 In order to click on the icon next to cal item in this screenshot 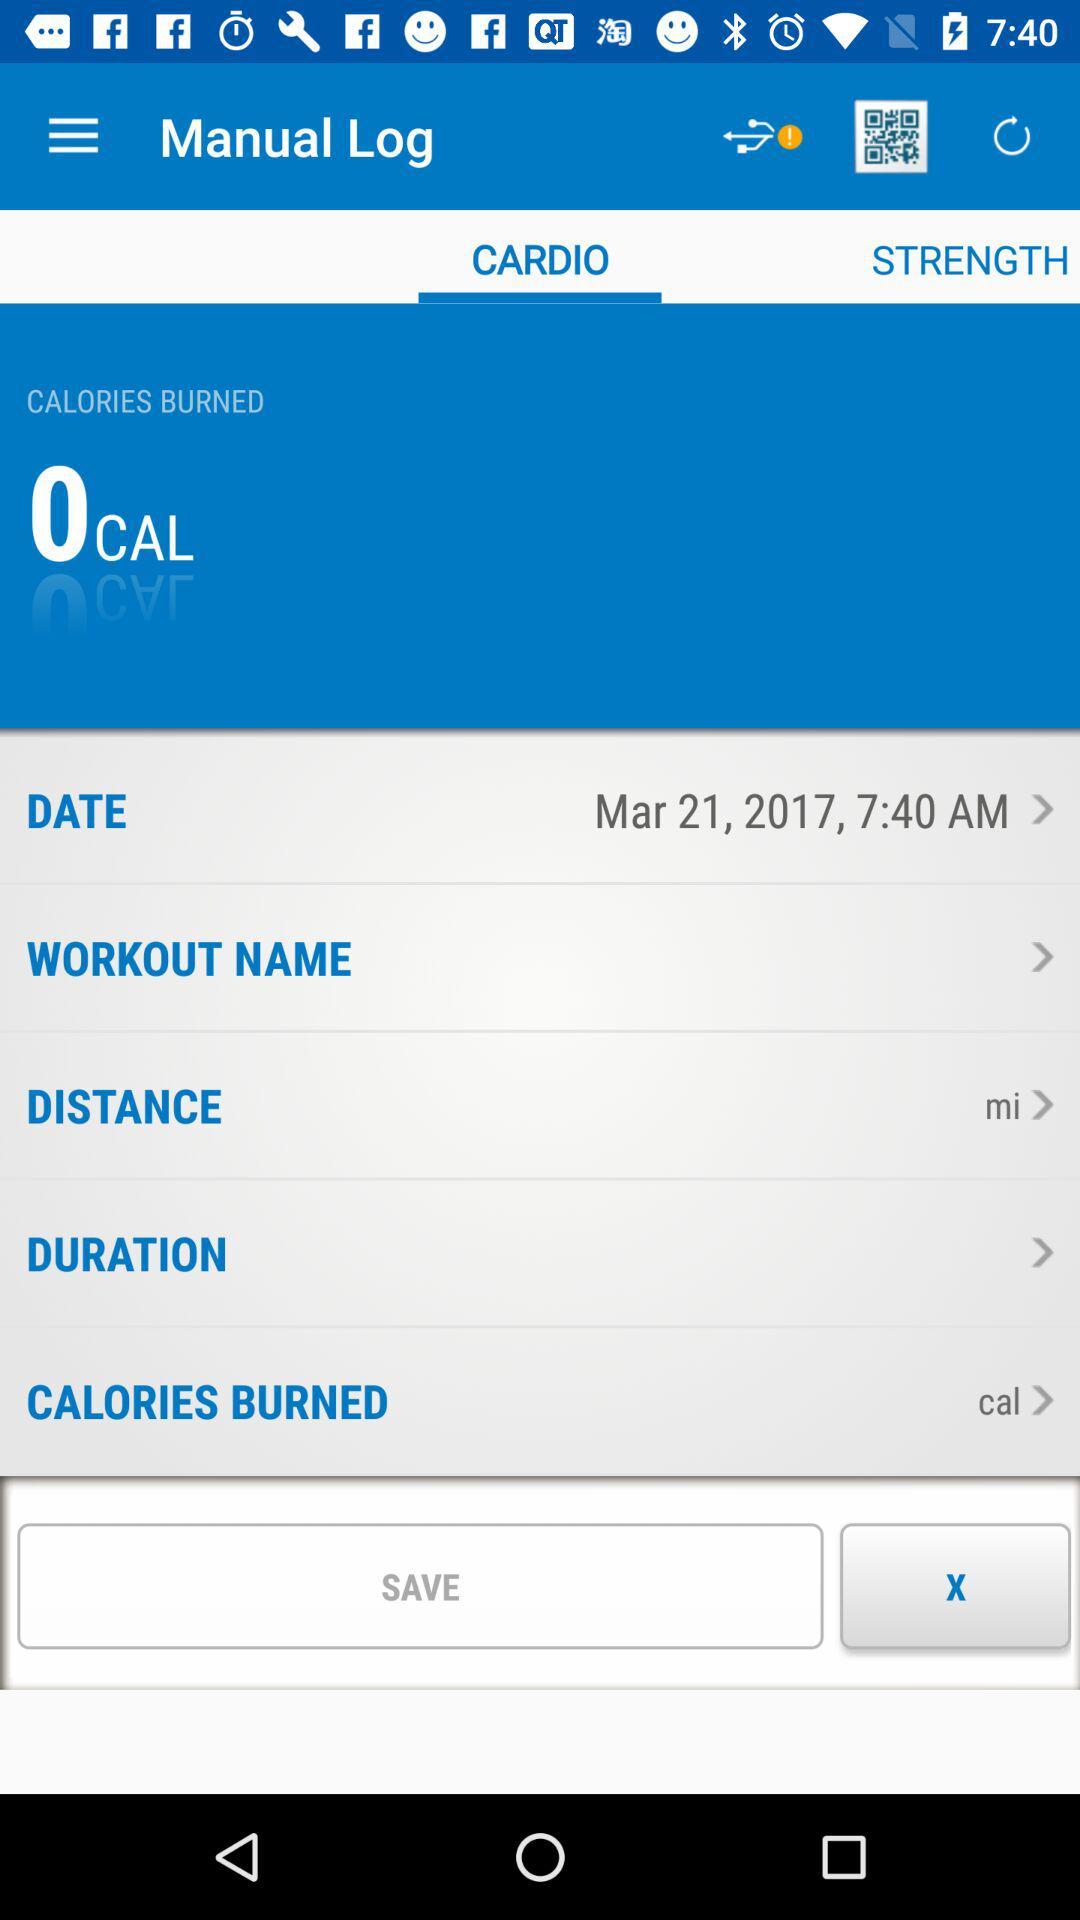, I will do `click(675, 1399)`.